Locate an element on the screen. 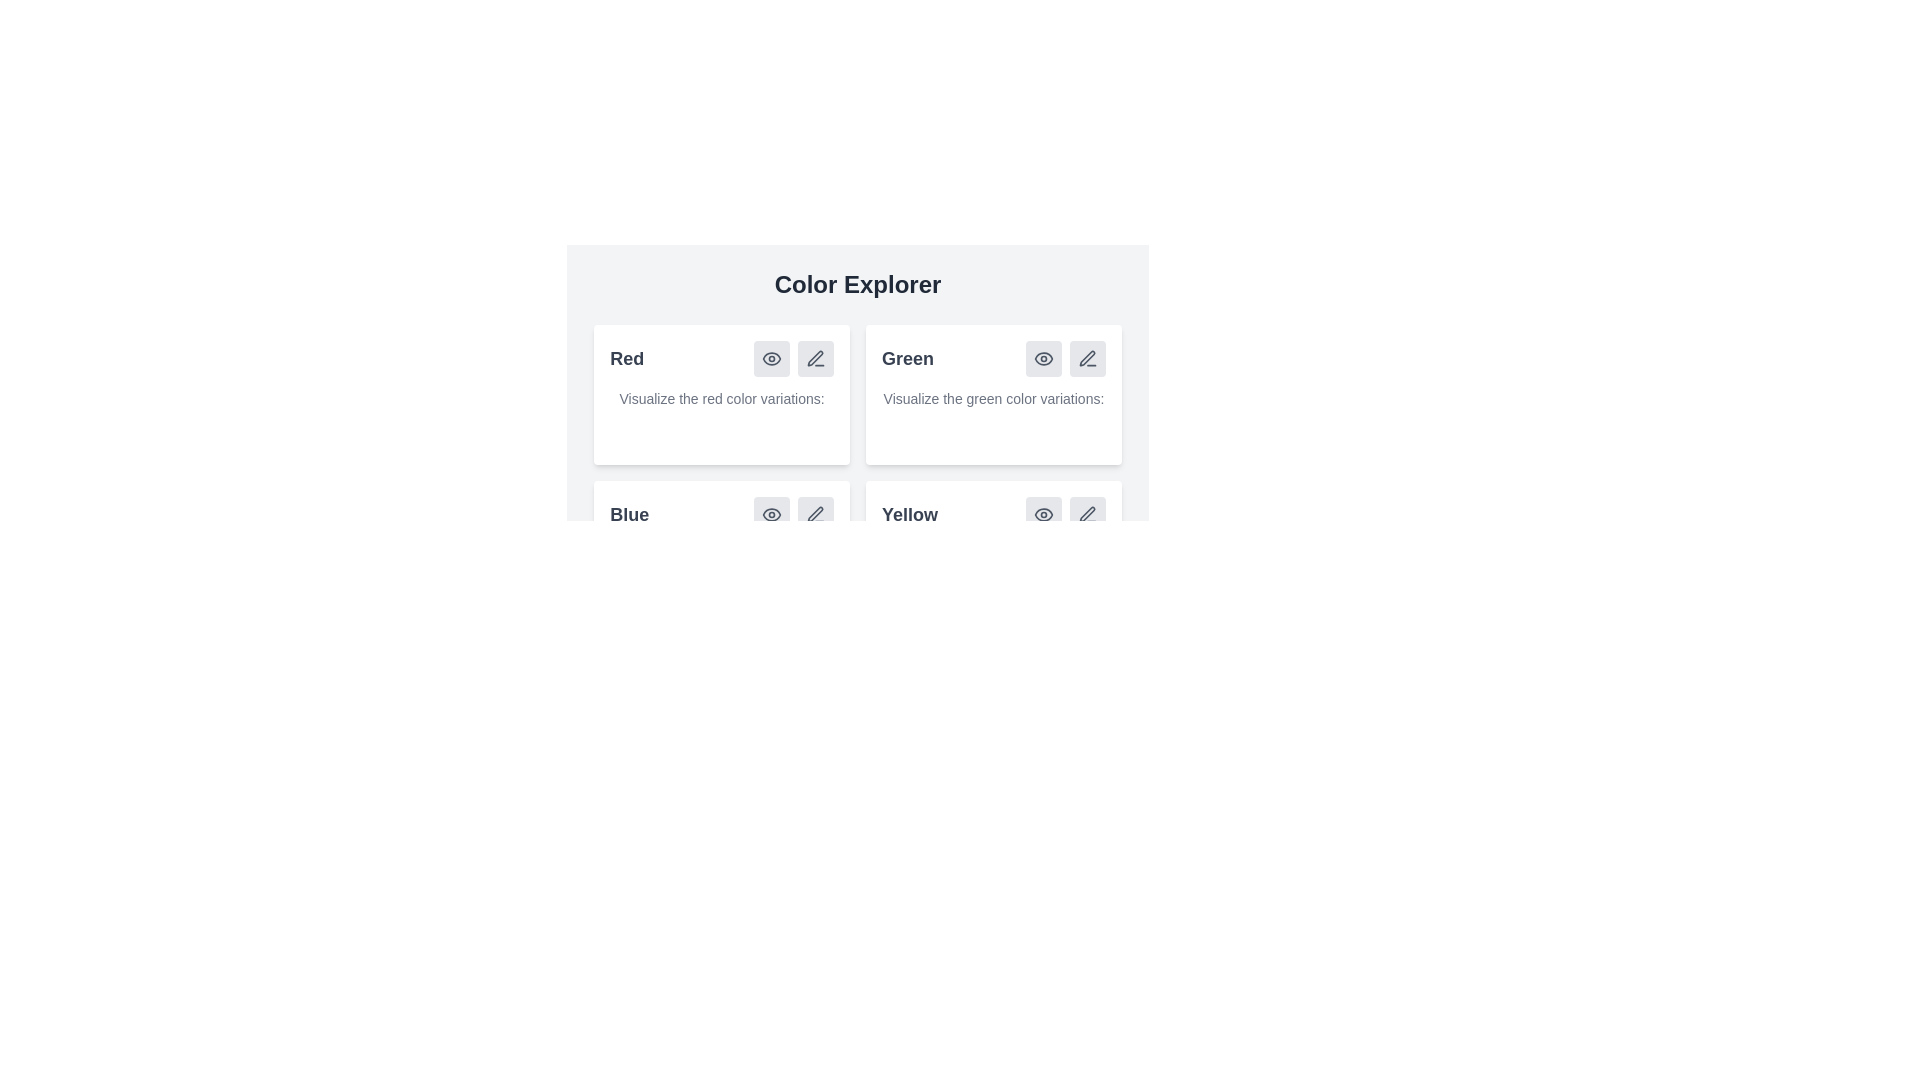 This screenshot has height=1080, width=1920. the edit button with an icon located in the bottom right corner of the 'Yellow' cell in the 'Color Explorer' is located at coordinates (1086, 514).